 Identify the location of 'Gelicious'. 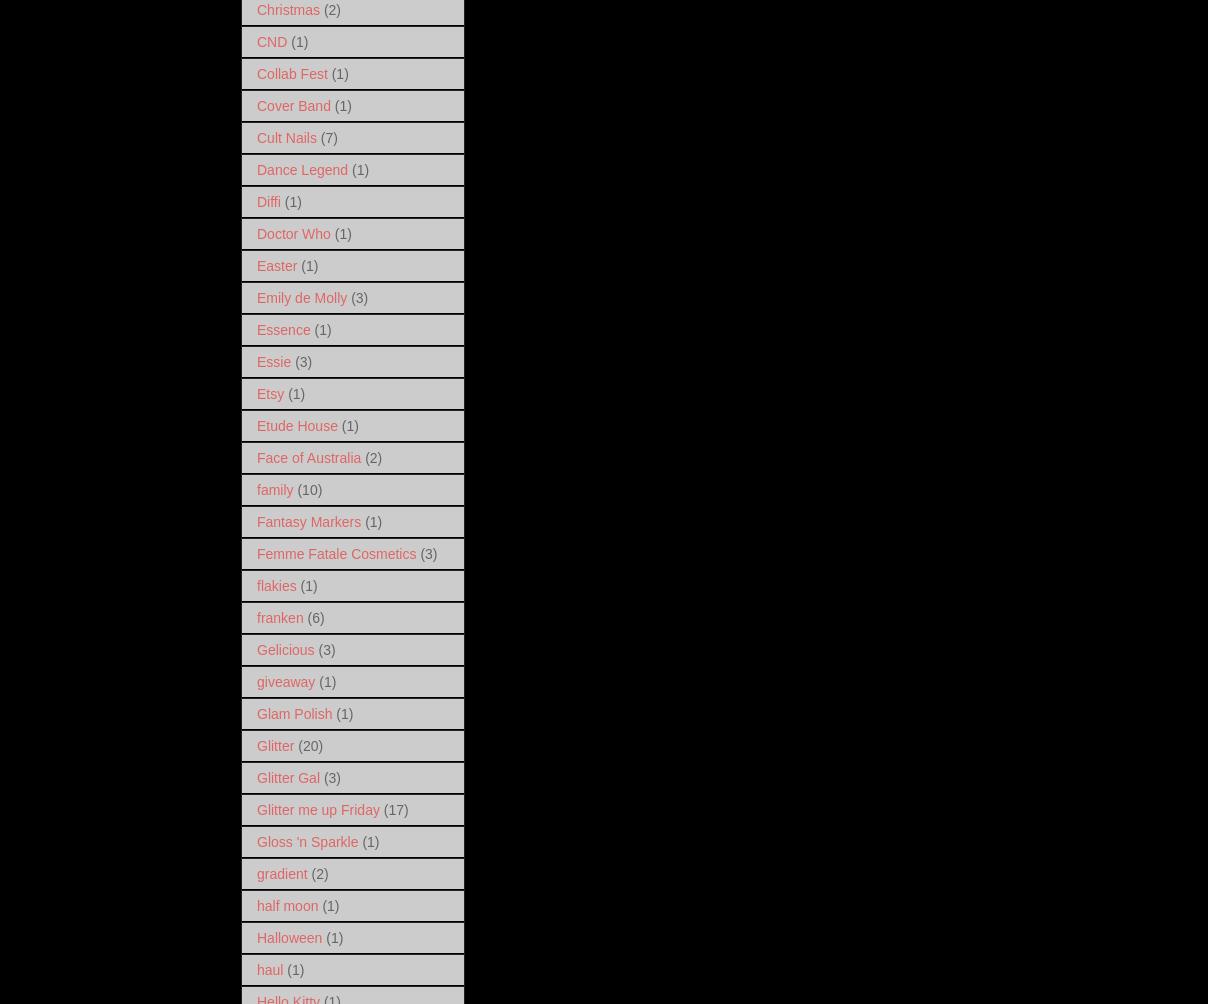
(256, 647).